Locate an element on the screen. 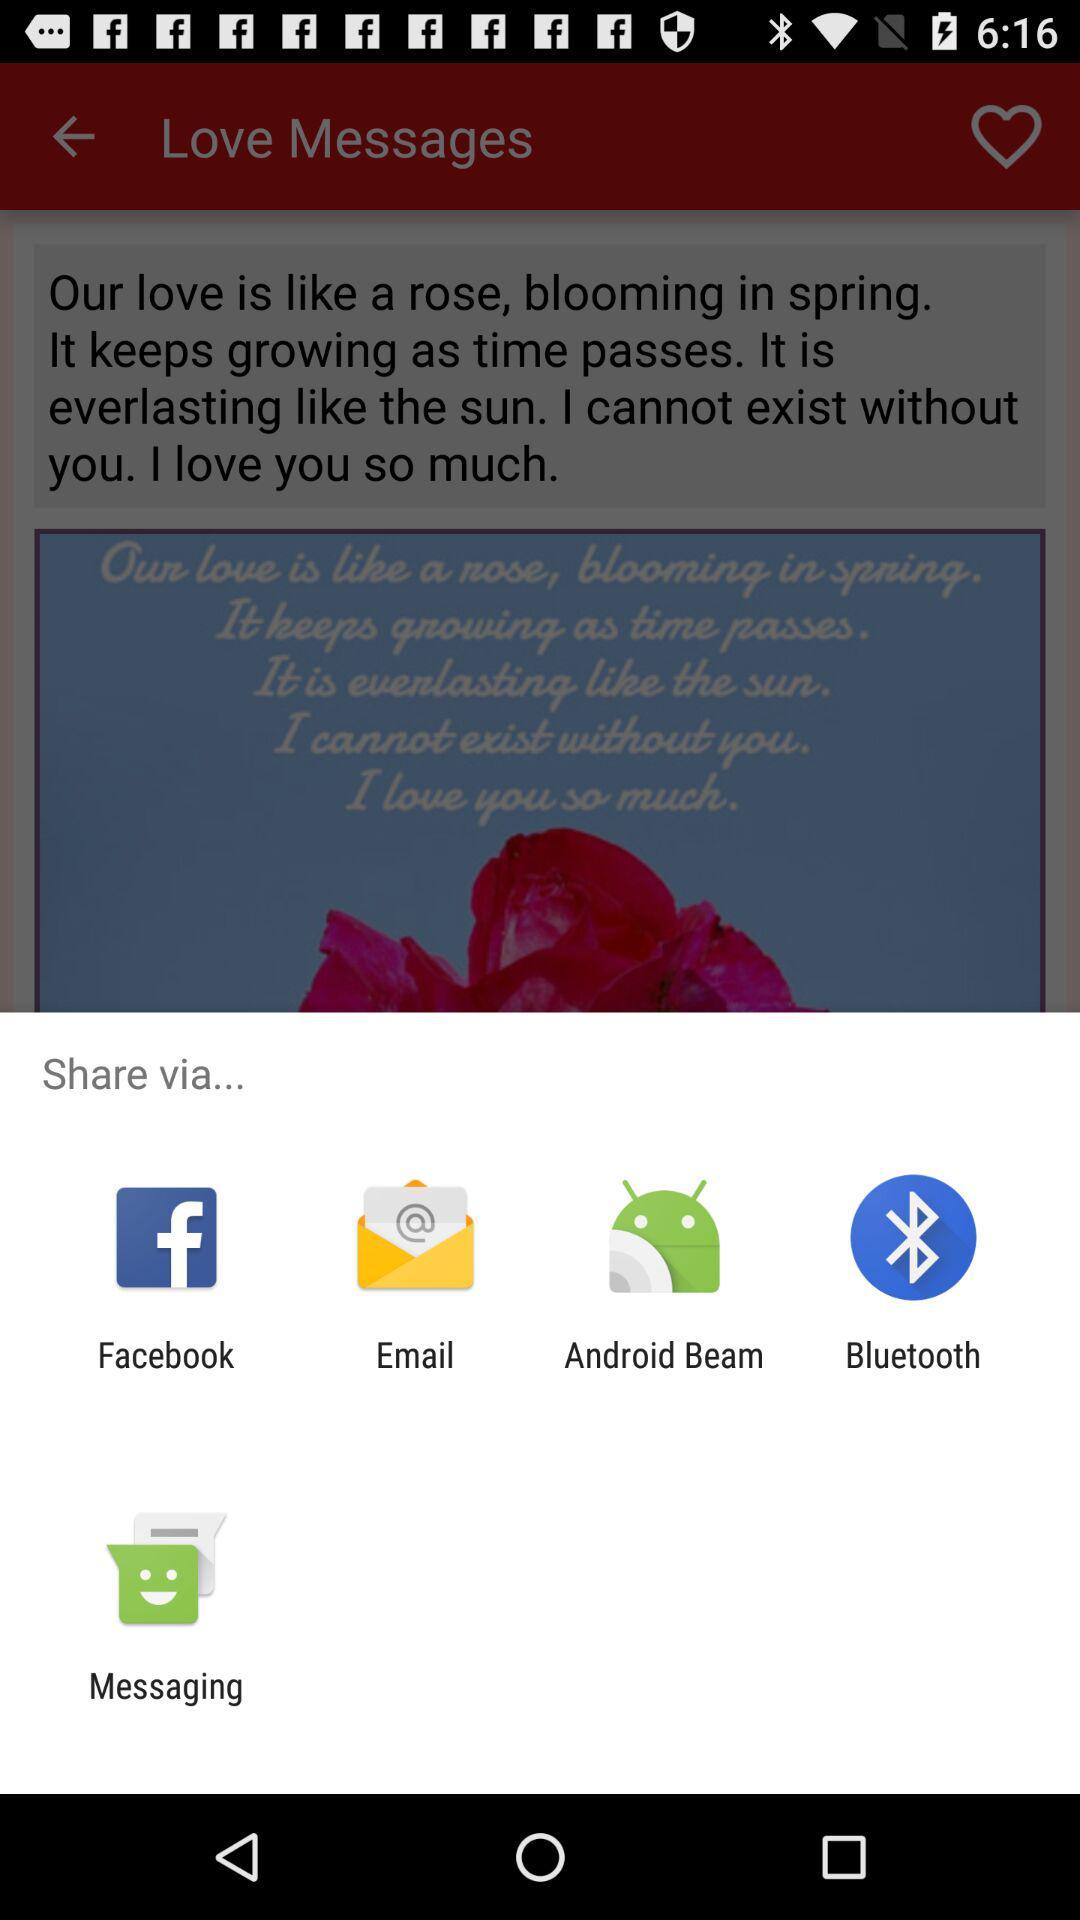  item next to the email app is located at coordinates (165, 1374).